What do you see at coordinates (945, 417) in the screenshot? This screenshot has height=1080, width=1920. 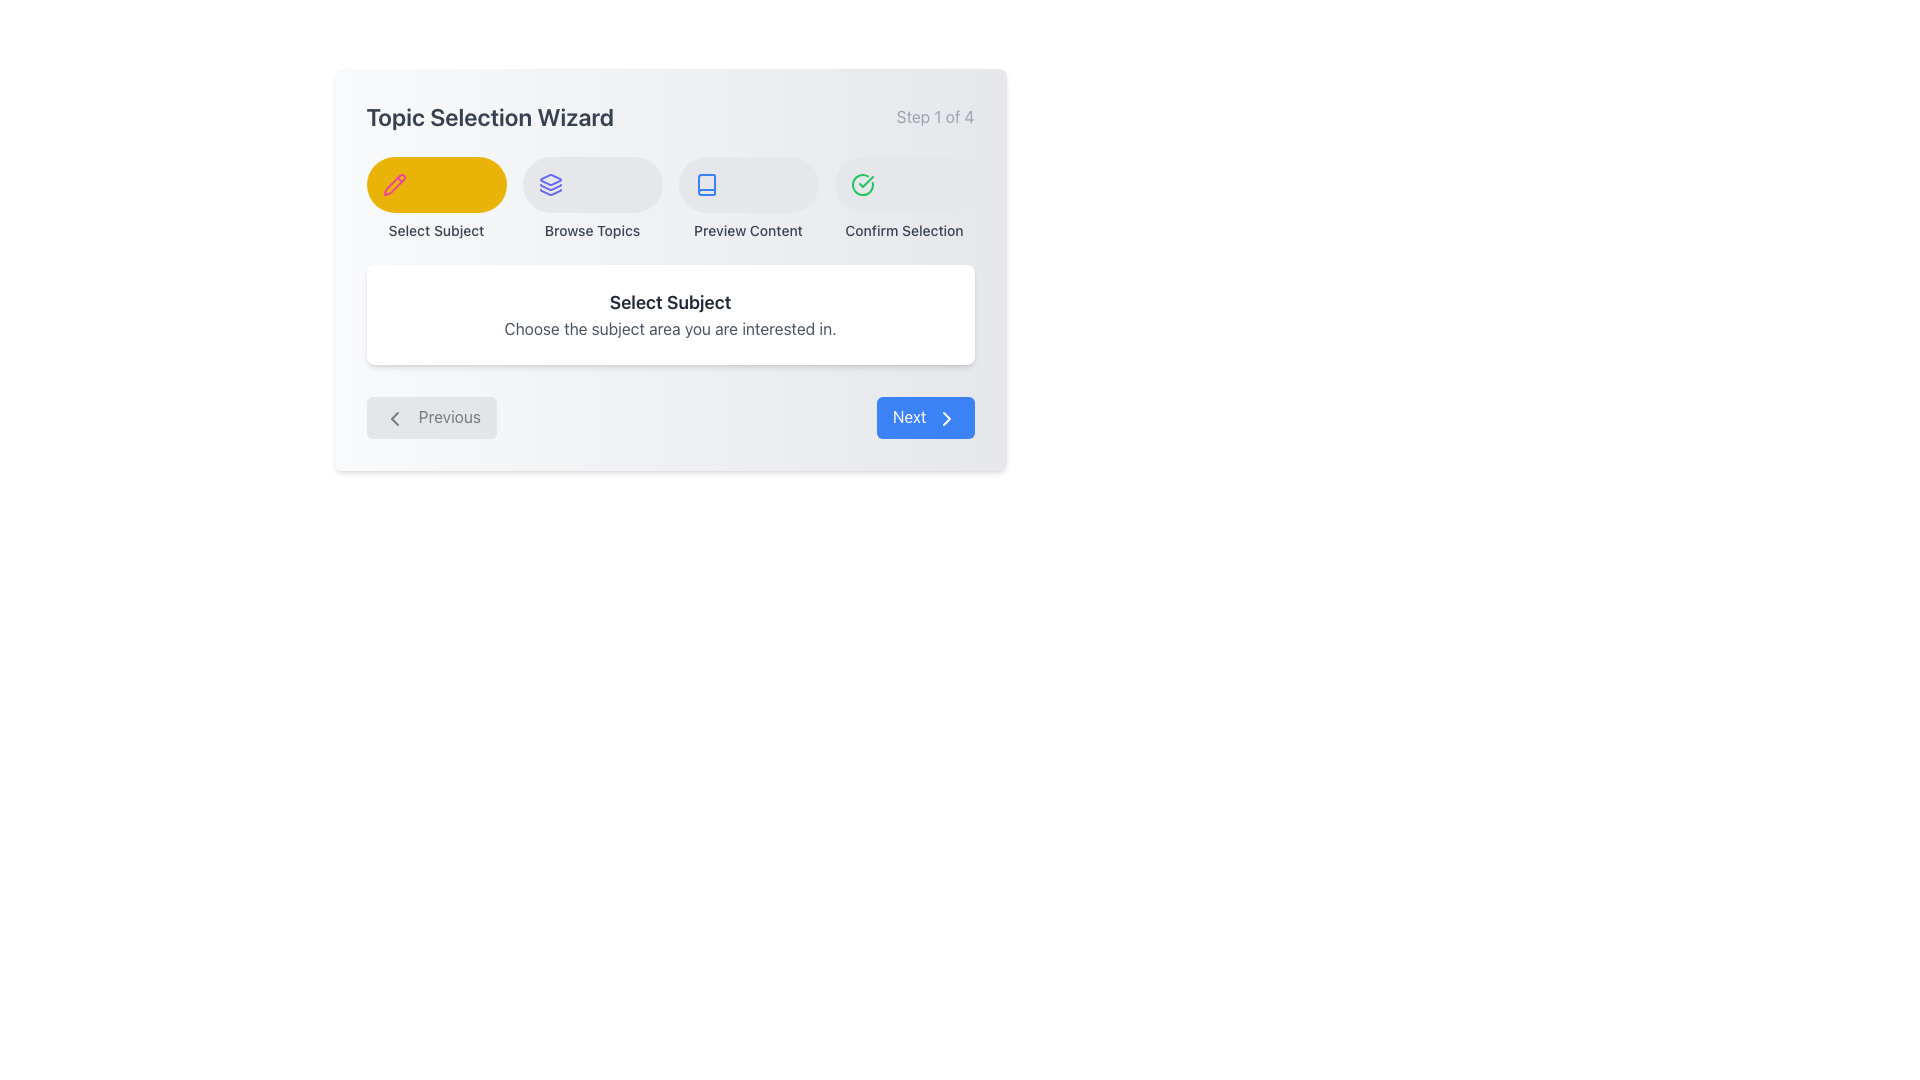 I see `the chevron icon located to the right of the 'Next' button in the navigation section` at bounding box center [945, 417].